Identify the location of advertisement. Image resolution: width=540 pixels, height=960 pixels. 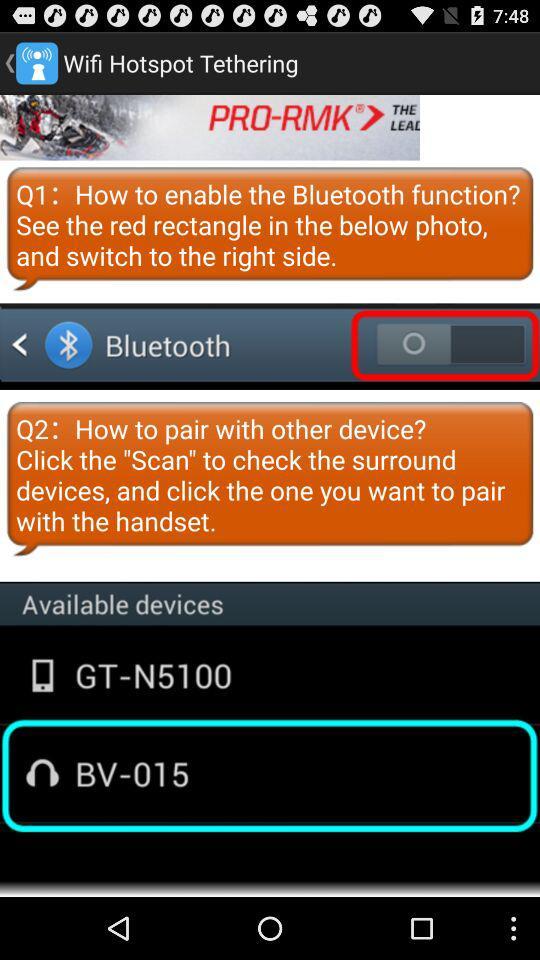
(209, 126).